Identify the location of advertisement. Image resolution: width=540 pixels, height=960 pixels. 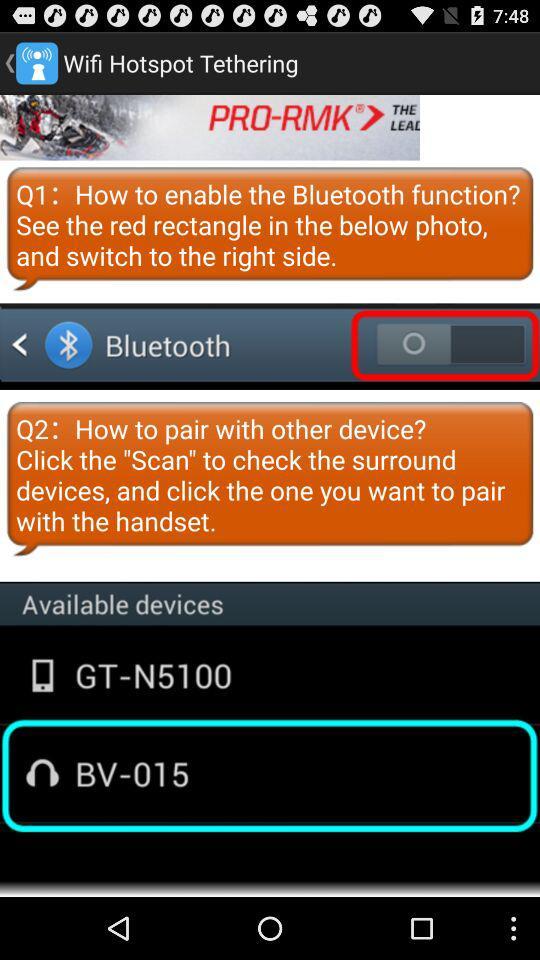
(209, 126).